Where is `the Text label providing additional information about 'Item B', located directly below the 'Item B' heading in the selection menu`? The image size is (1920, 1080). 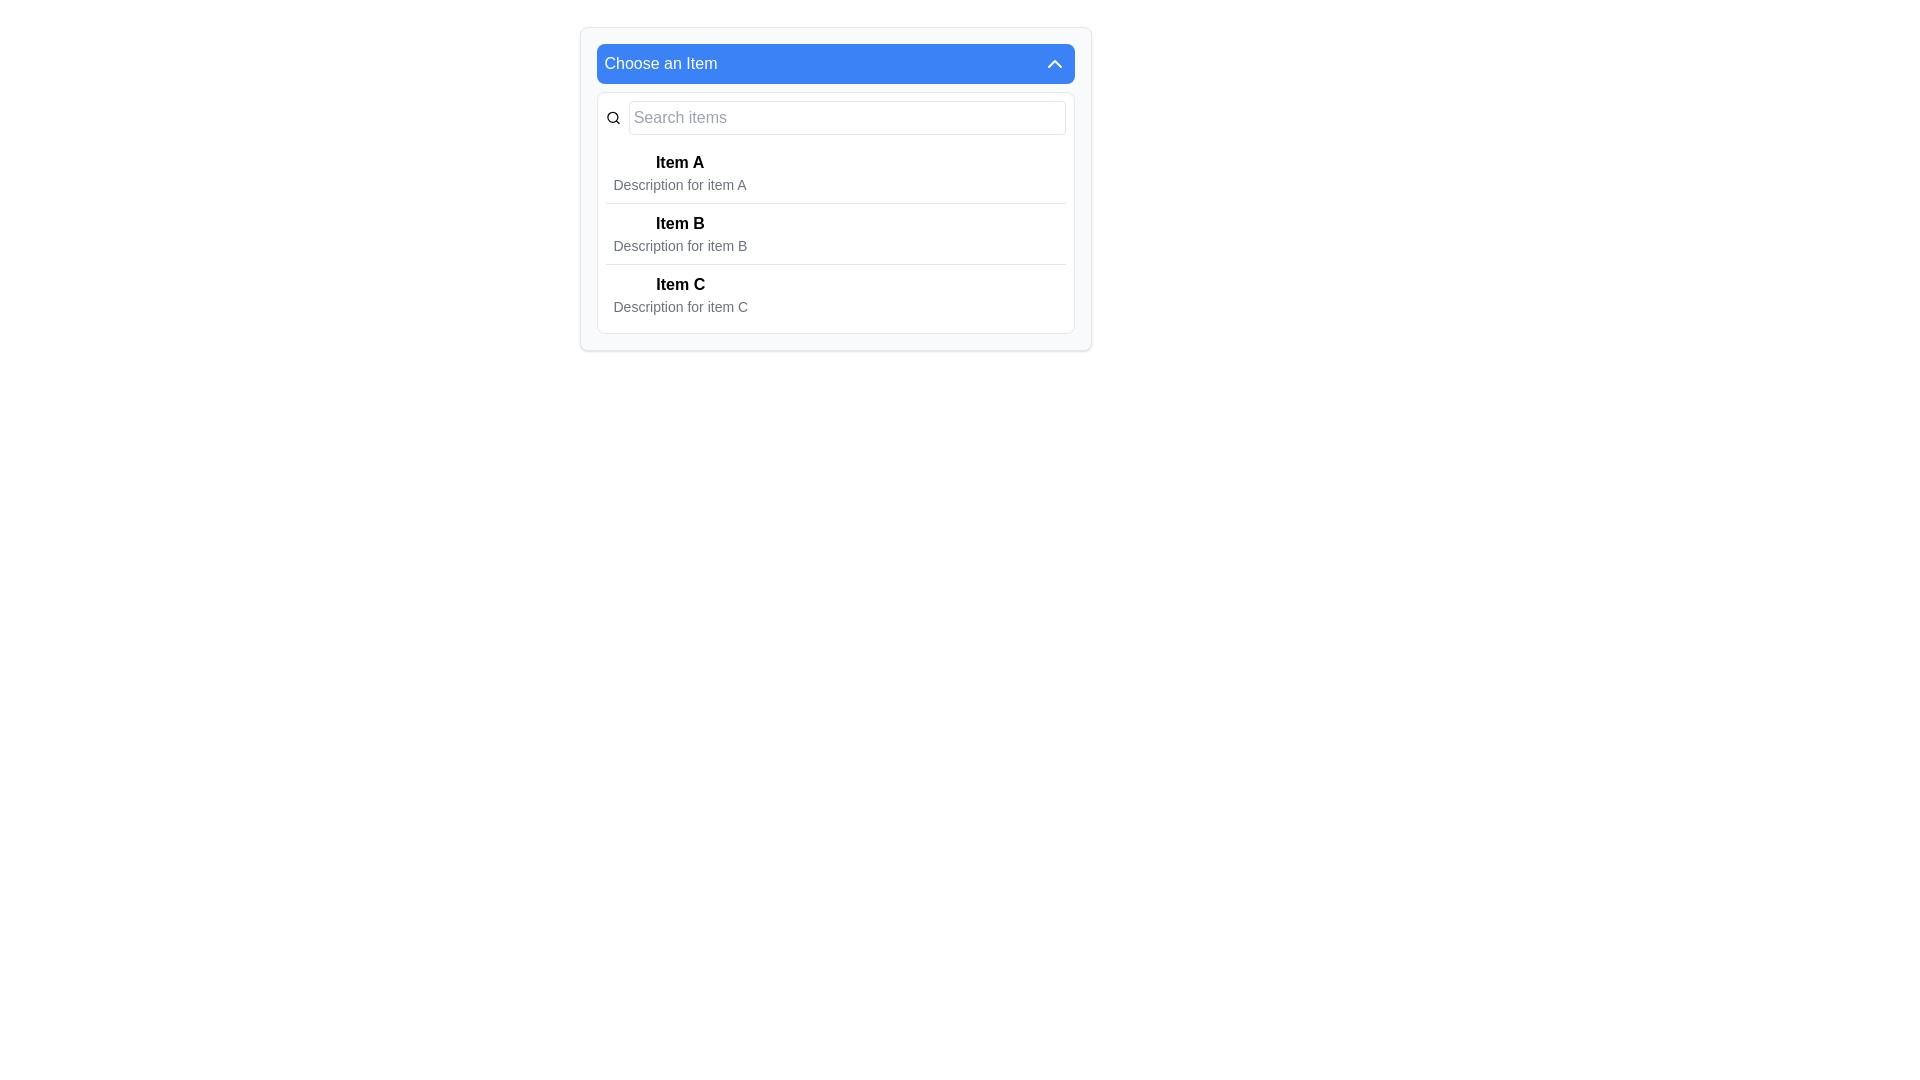 the Text label providing additional information about 'Item B', located directly below the 'Item B' heading in the selection menu is located at coordinates (680, 245).